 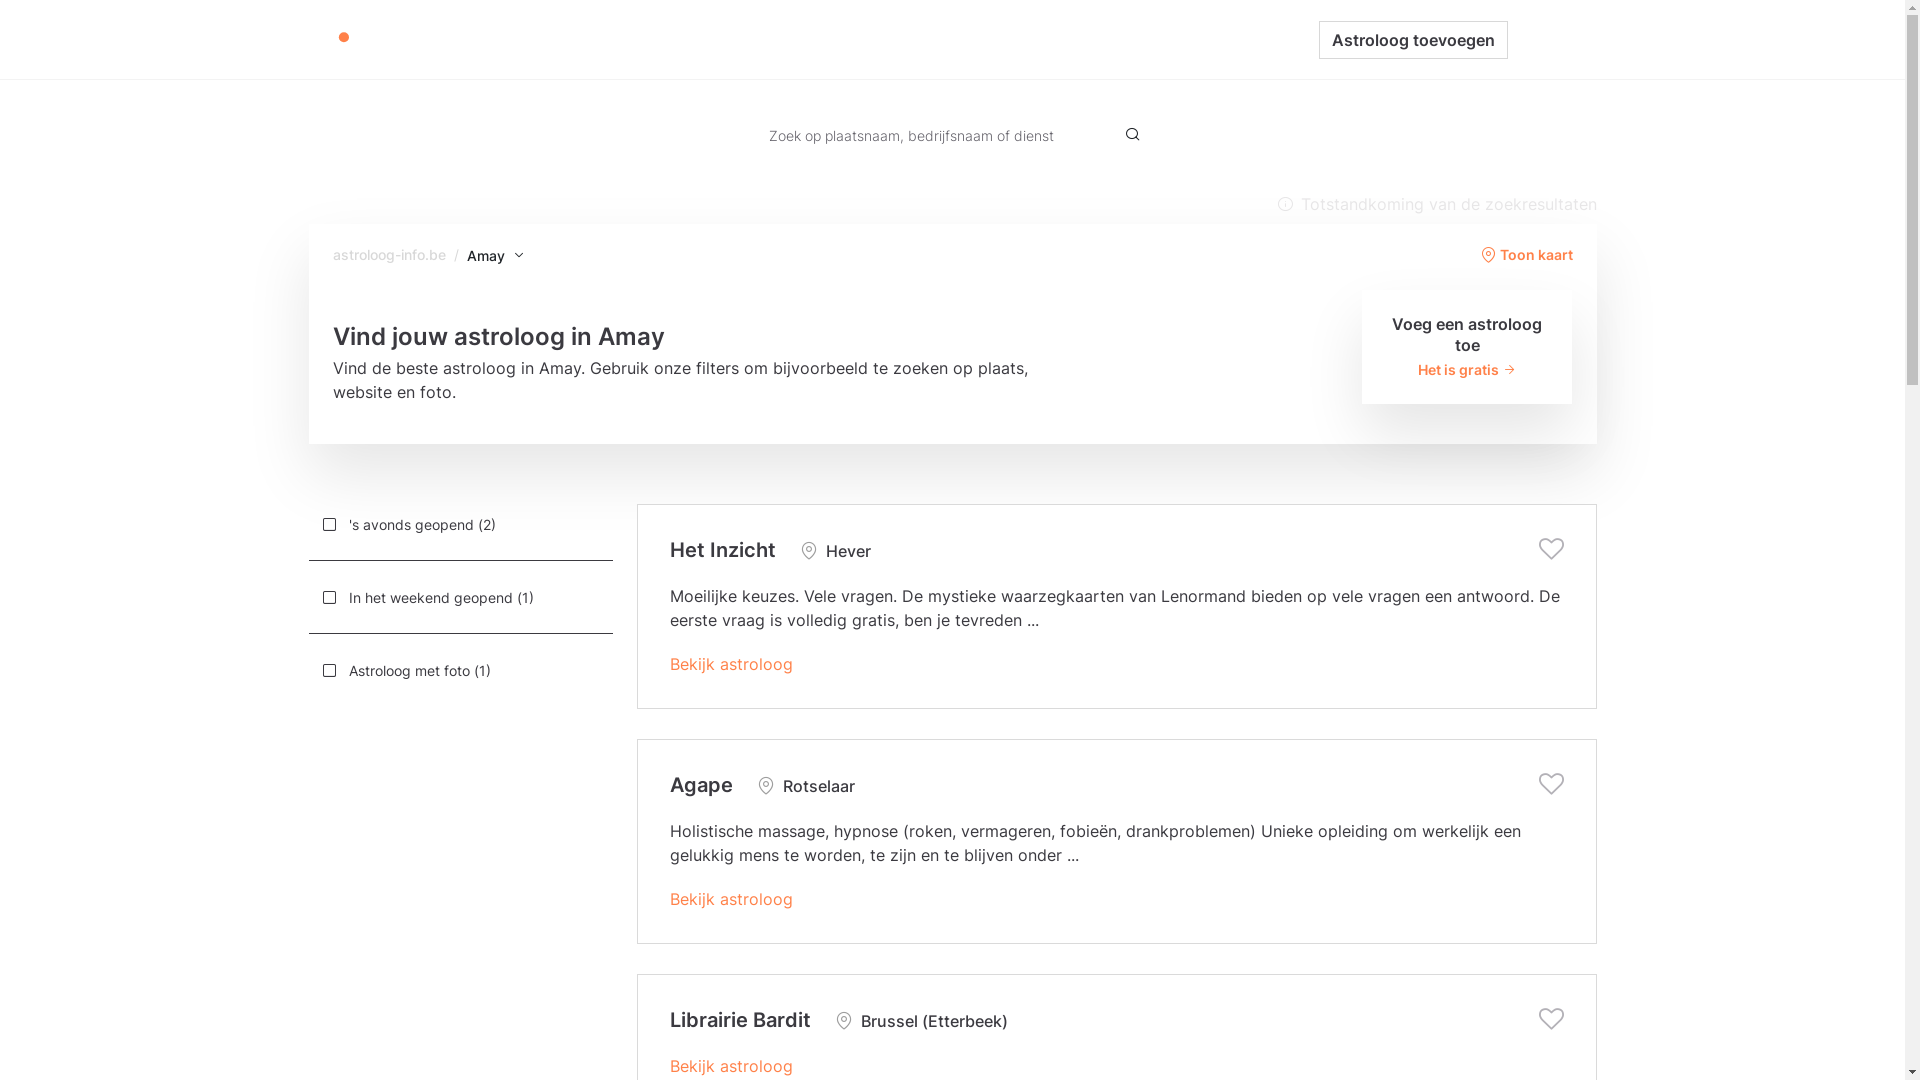 I want to click on 'In het weekend geopend (1)', so click(x=459, y=596).